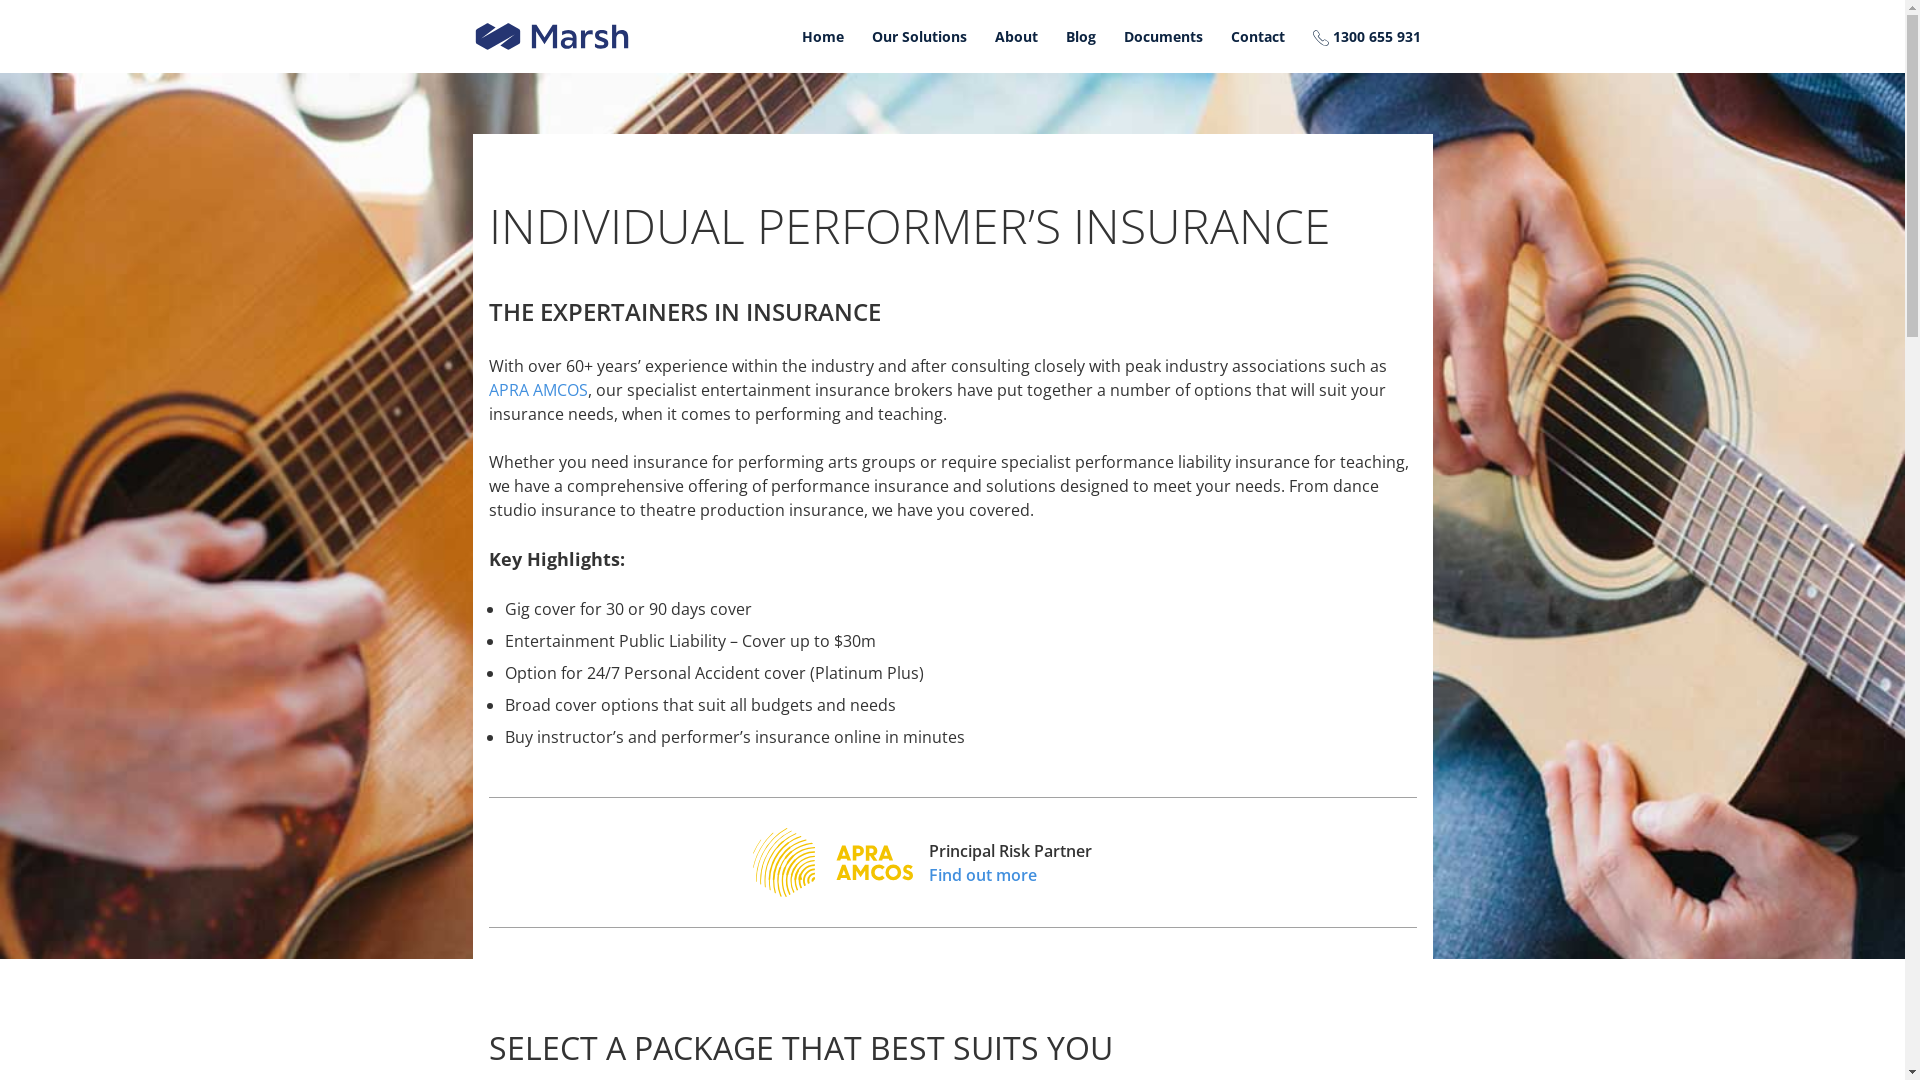  Describe the element at coordinates (1300, 37) in the screenshot. I see `'1300 655 931'` at that location.